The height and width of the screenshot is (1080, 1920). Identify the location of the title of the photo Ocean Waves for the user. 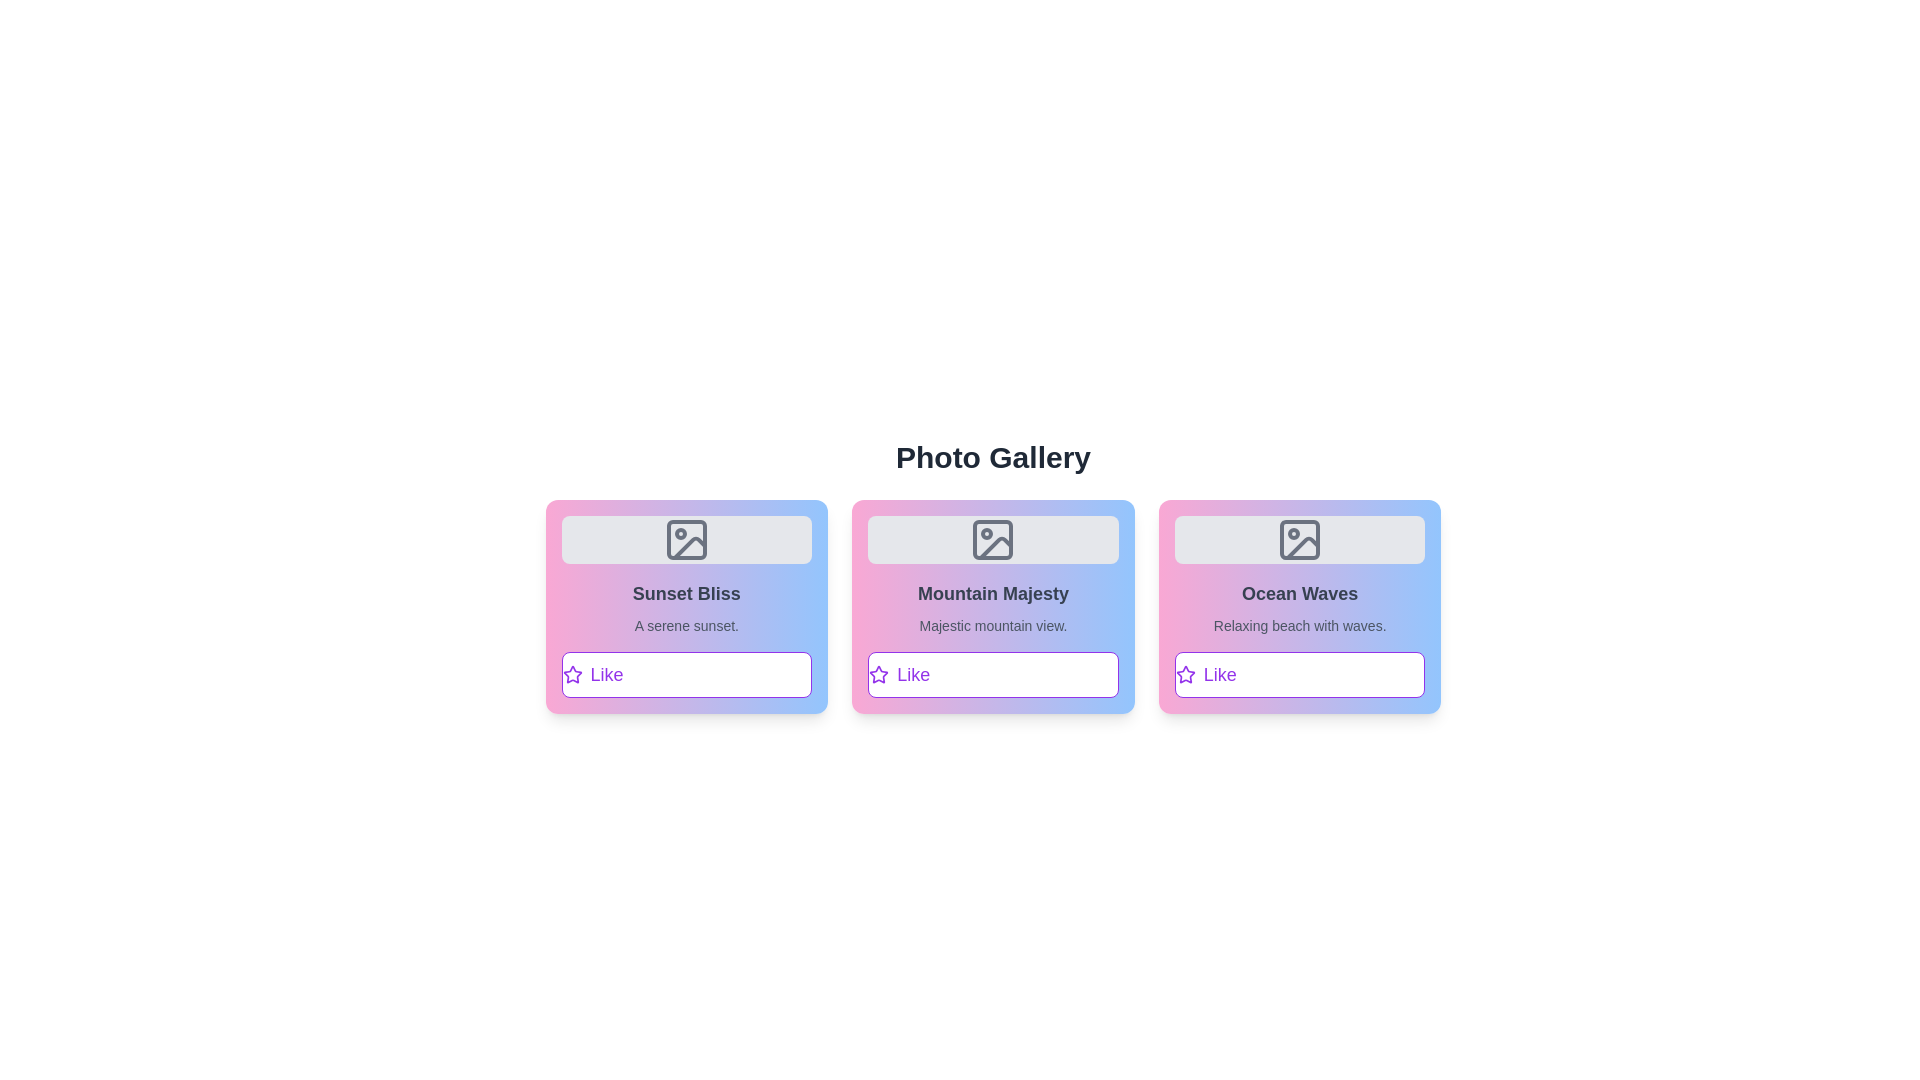
(1300, 593).